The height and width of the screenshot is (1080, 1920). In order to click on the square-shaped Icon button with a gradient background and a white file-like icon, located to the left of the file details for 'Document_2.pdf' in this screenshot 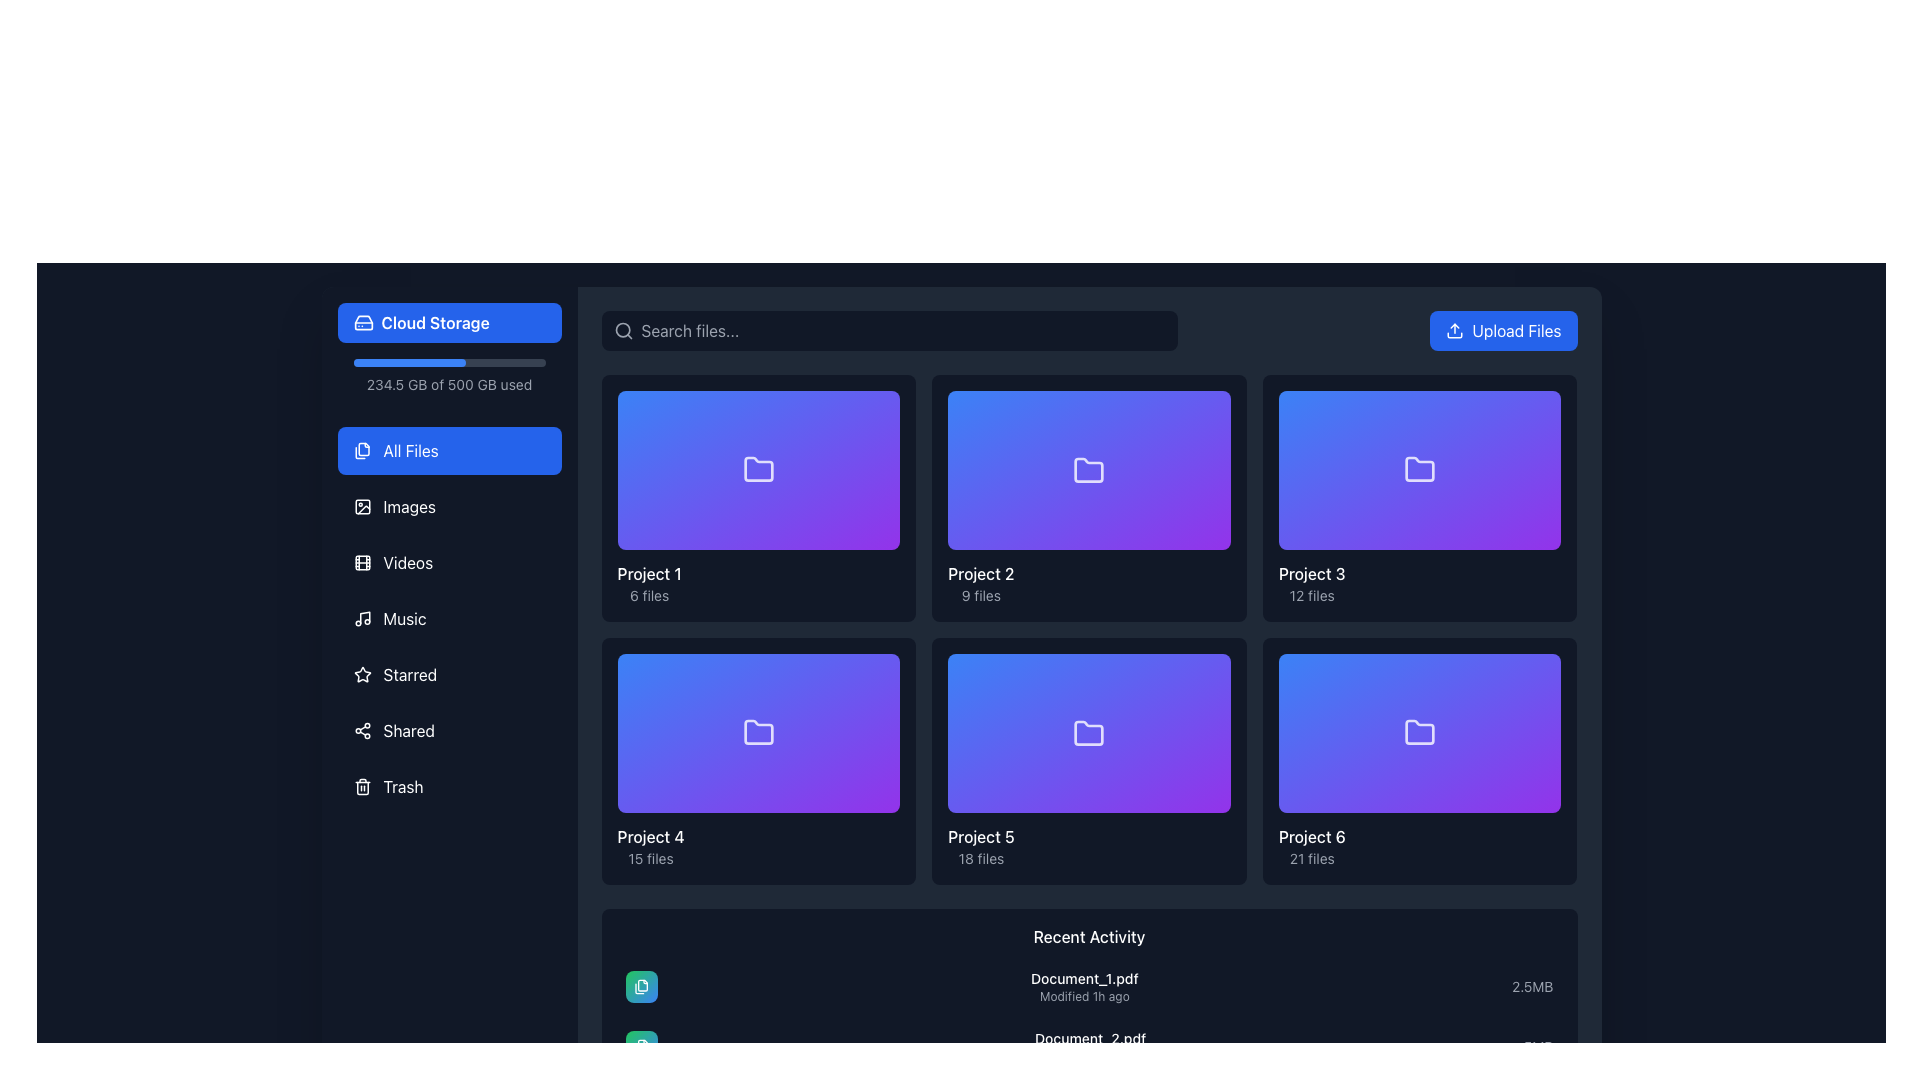, I will do `click(641, 1045)`.